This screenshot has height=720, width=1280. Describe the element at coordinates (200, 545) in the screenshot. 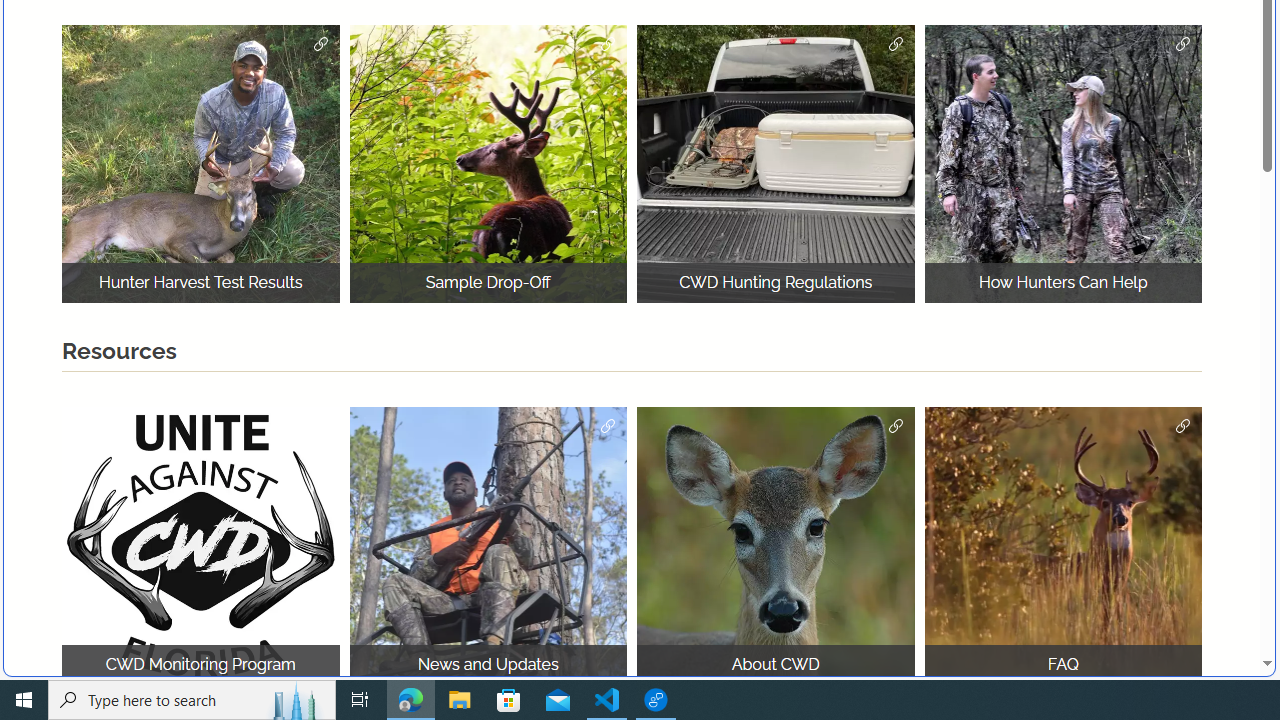

I see `'logo for chronic wasting disease program'` at that location.